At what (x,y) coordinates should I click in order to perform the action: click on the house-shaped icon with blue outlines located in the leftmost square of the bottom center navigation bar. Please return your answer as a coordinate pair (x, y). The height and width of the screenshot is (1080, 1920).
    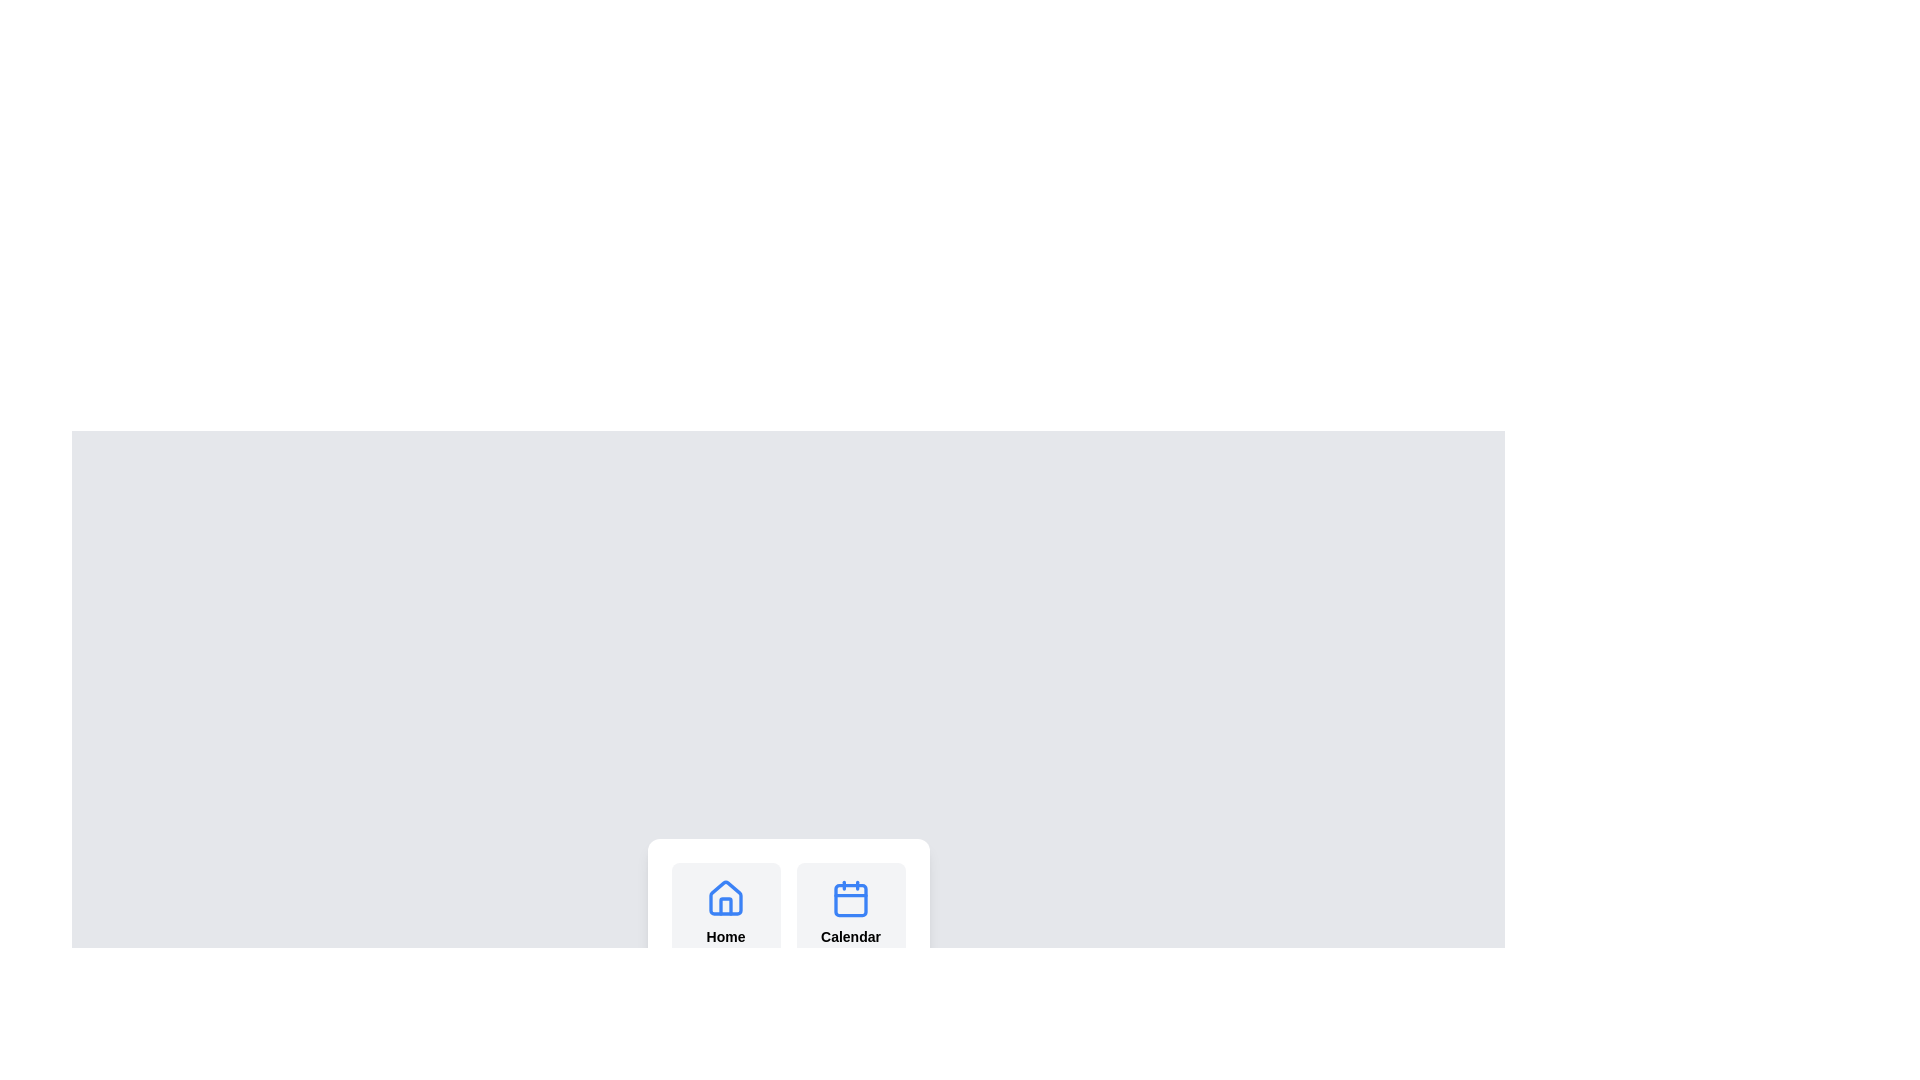
    Looking at the image, I should click on (724, 897).